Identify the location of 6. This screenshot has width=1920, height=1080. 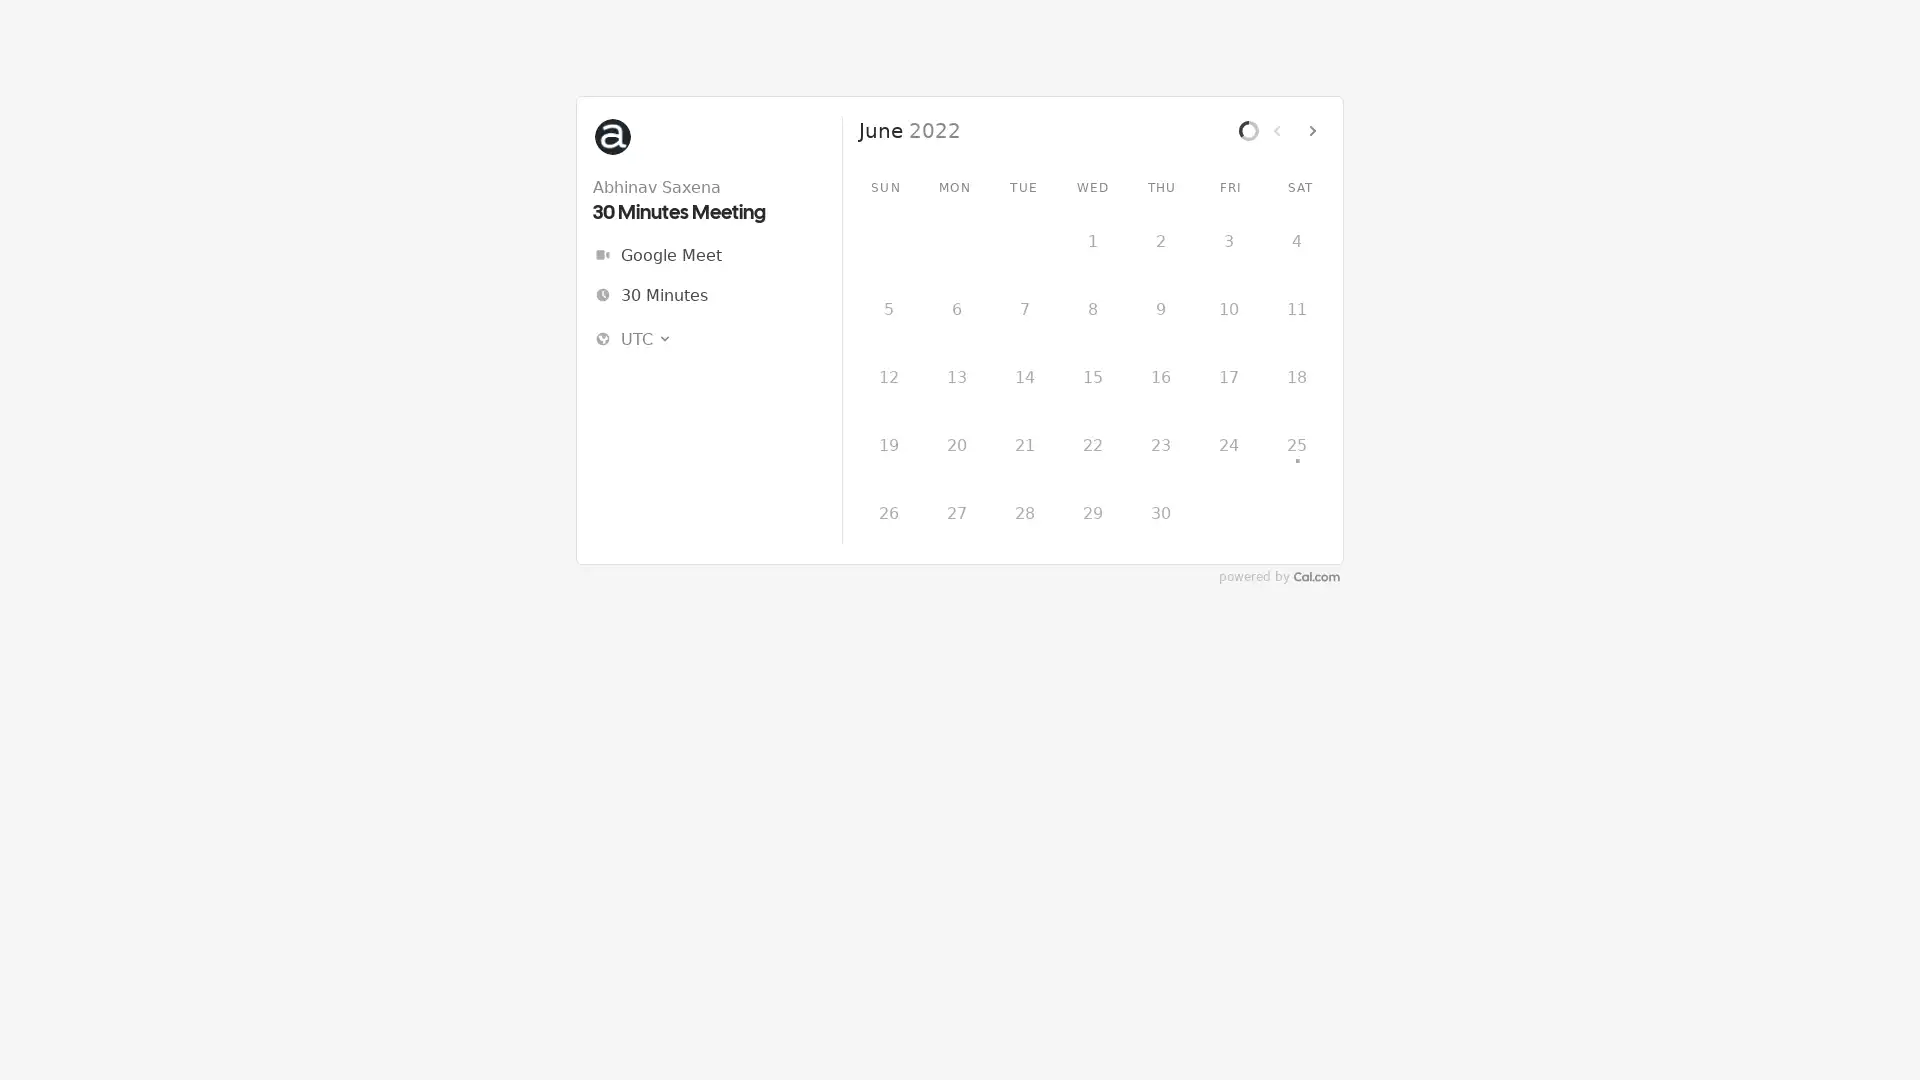
(955, 308).